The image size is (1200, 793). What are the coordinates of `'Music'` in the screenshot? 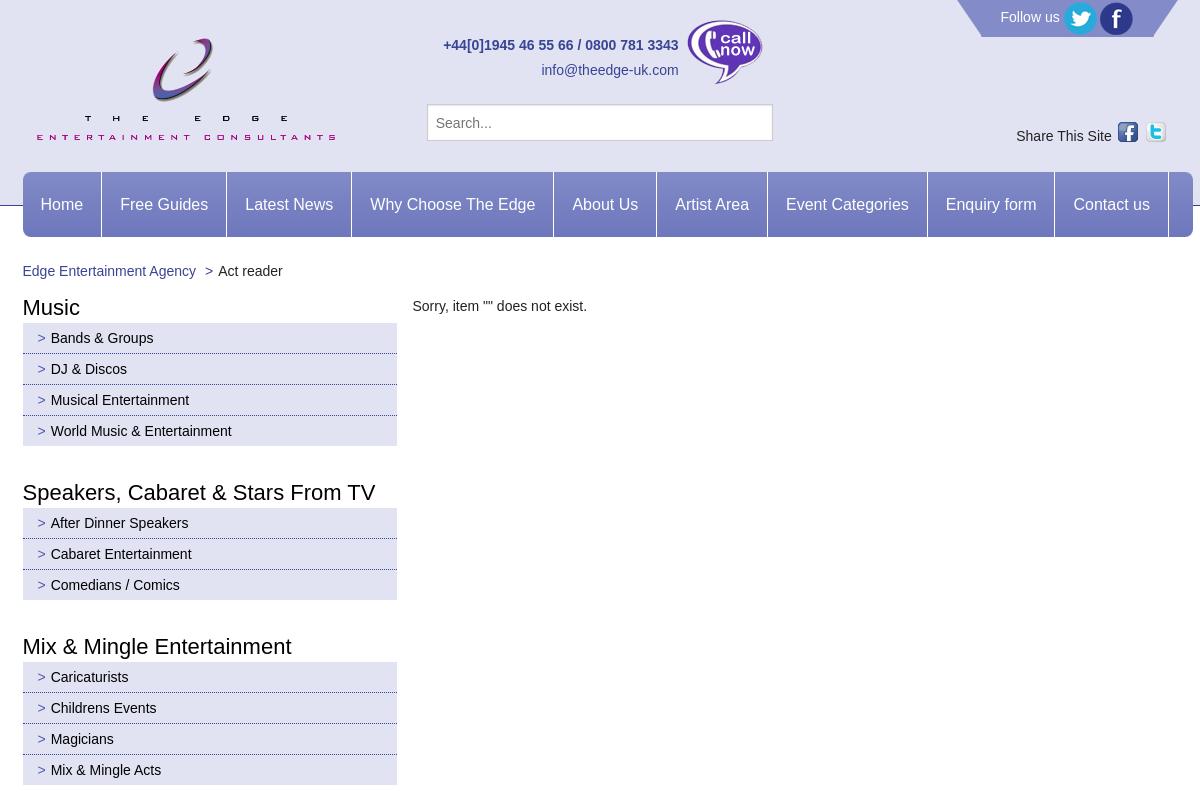 It's located at (50, 305).